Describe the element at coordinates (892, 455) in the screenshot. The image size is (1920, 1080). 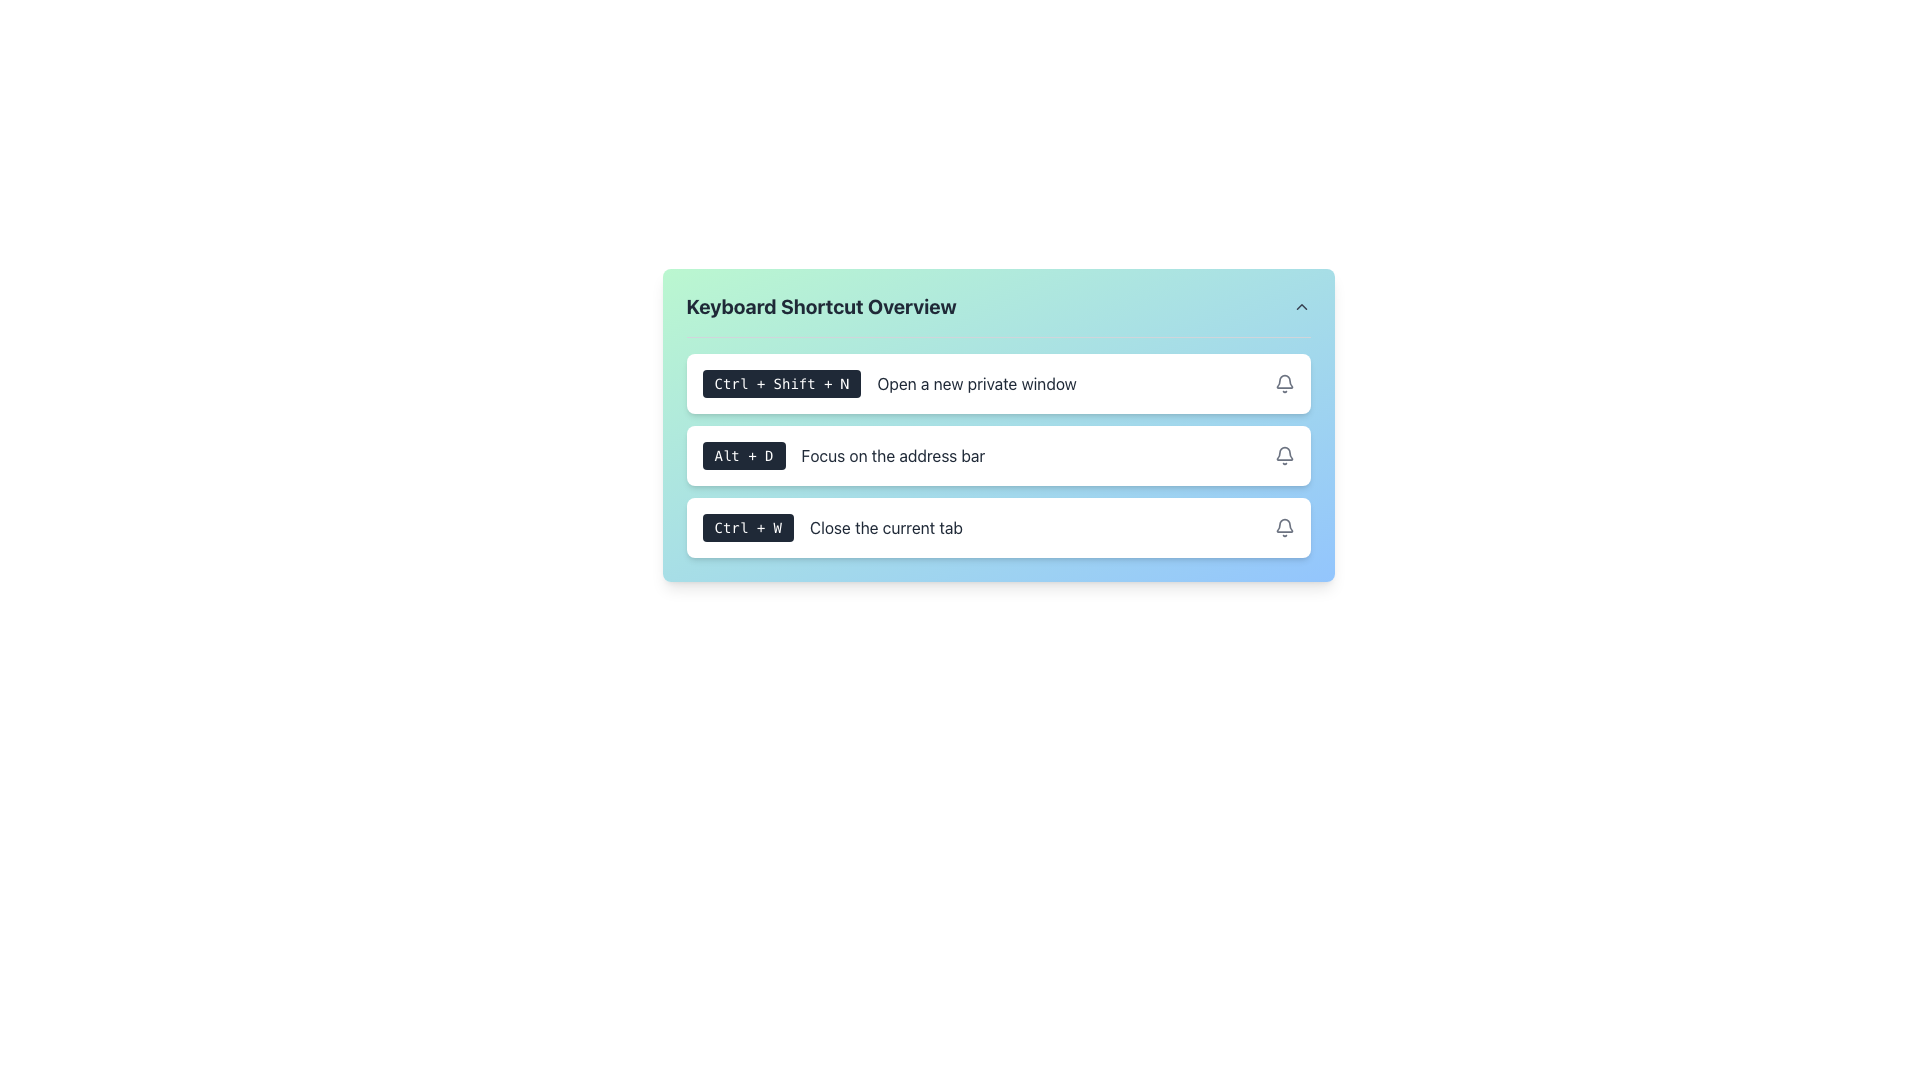
I see `the text label displaying 'Focus on the address bar', which is styled in gray and positioned to the right of a button showing 'Alt + D'` at that location.